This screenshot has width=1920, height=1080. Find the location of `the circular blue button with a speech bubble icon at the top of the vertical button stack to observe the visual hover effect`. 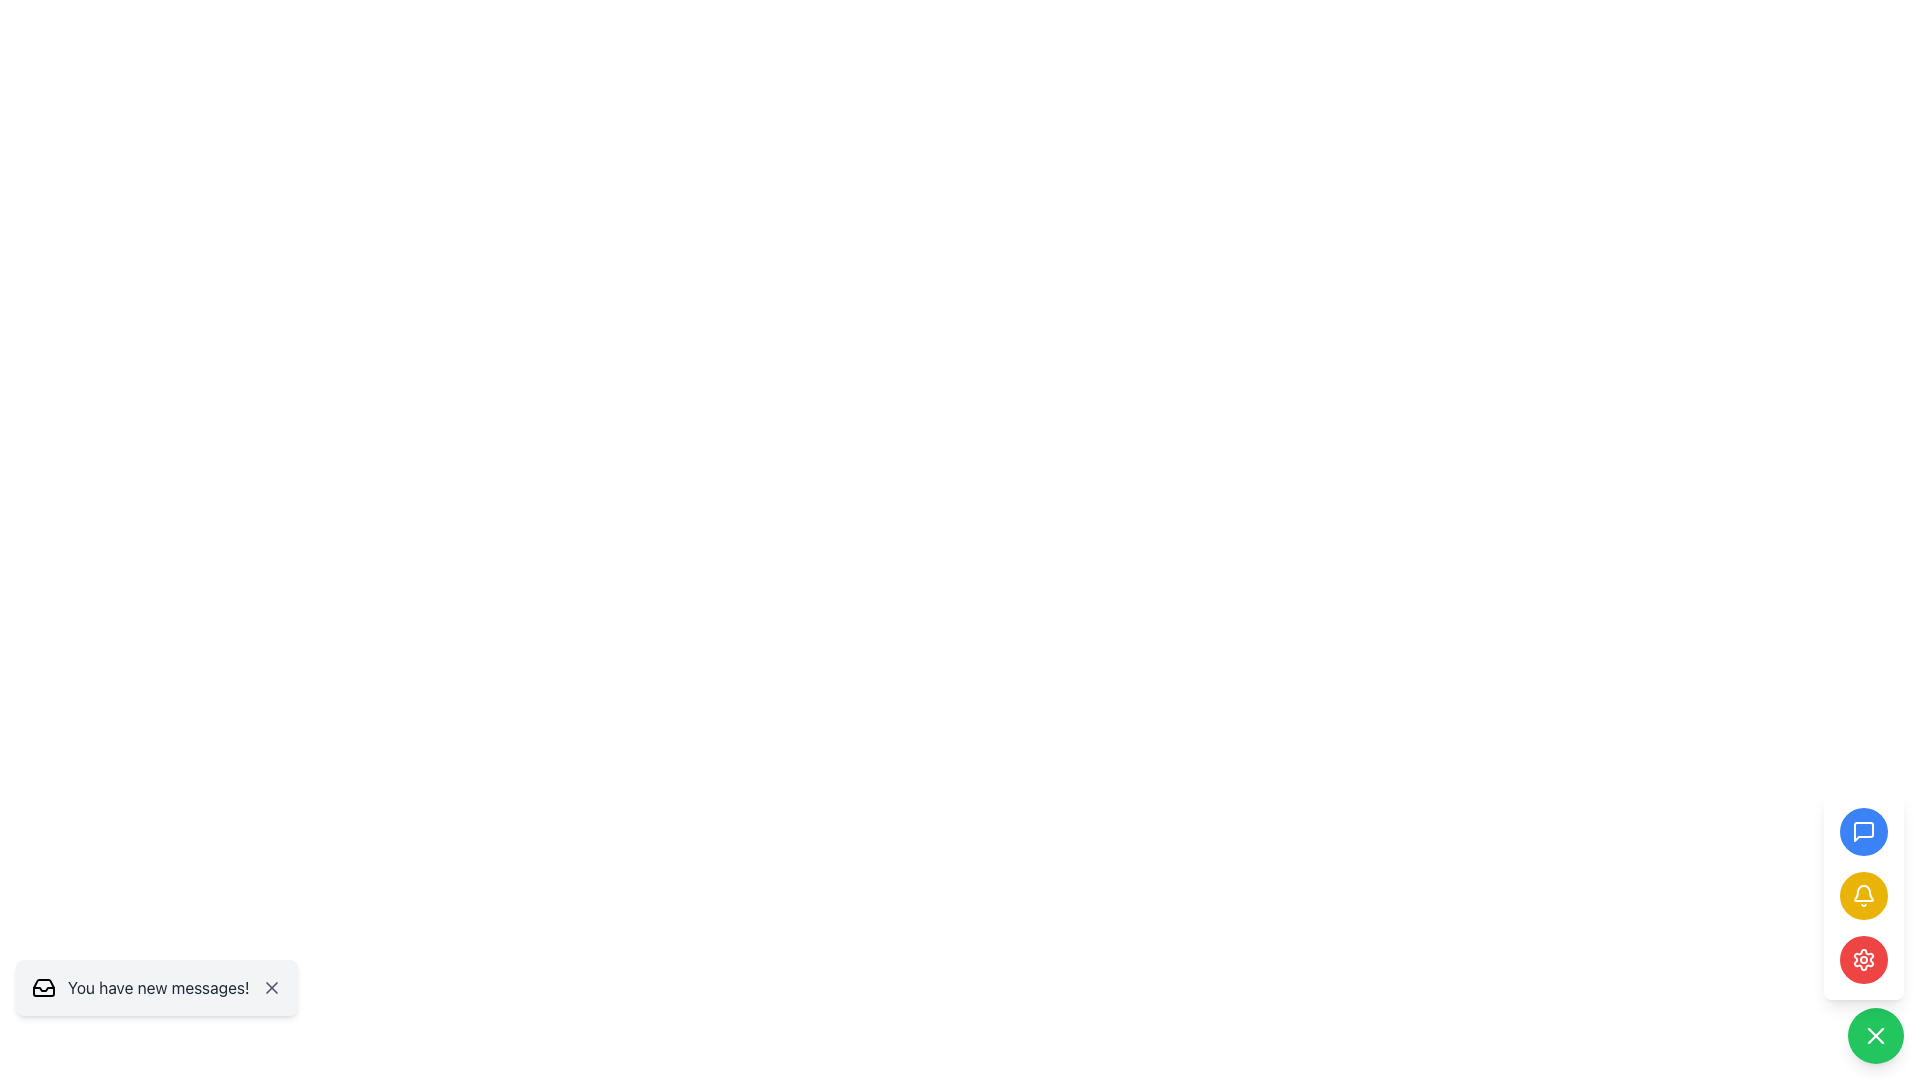

the circular blue button with a speech bubble icon at the top of the vertical button stack to observe the visual hover effect is located at coordinates (1862, 832).